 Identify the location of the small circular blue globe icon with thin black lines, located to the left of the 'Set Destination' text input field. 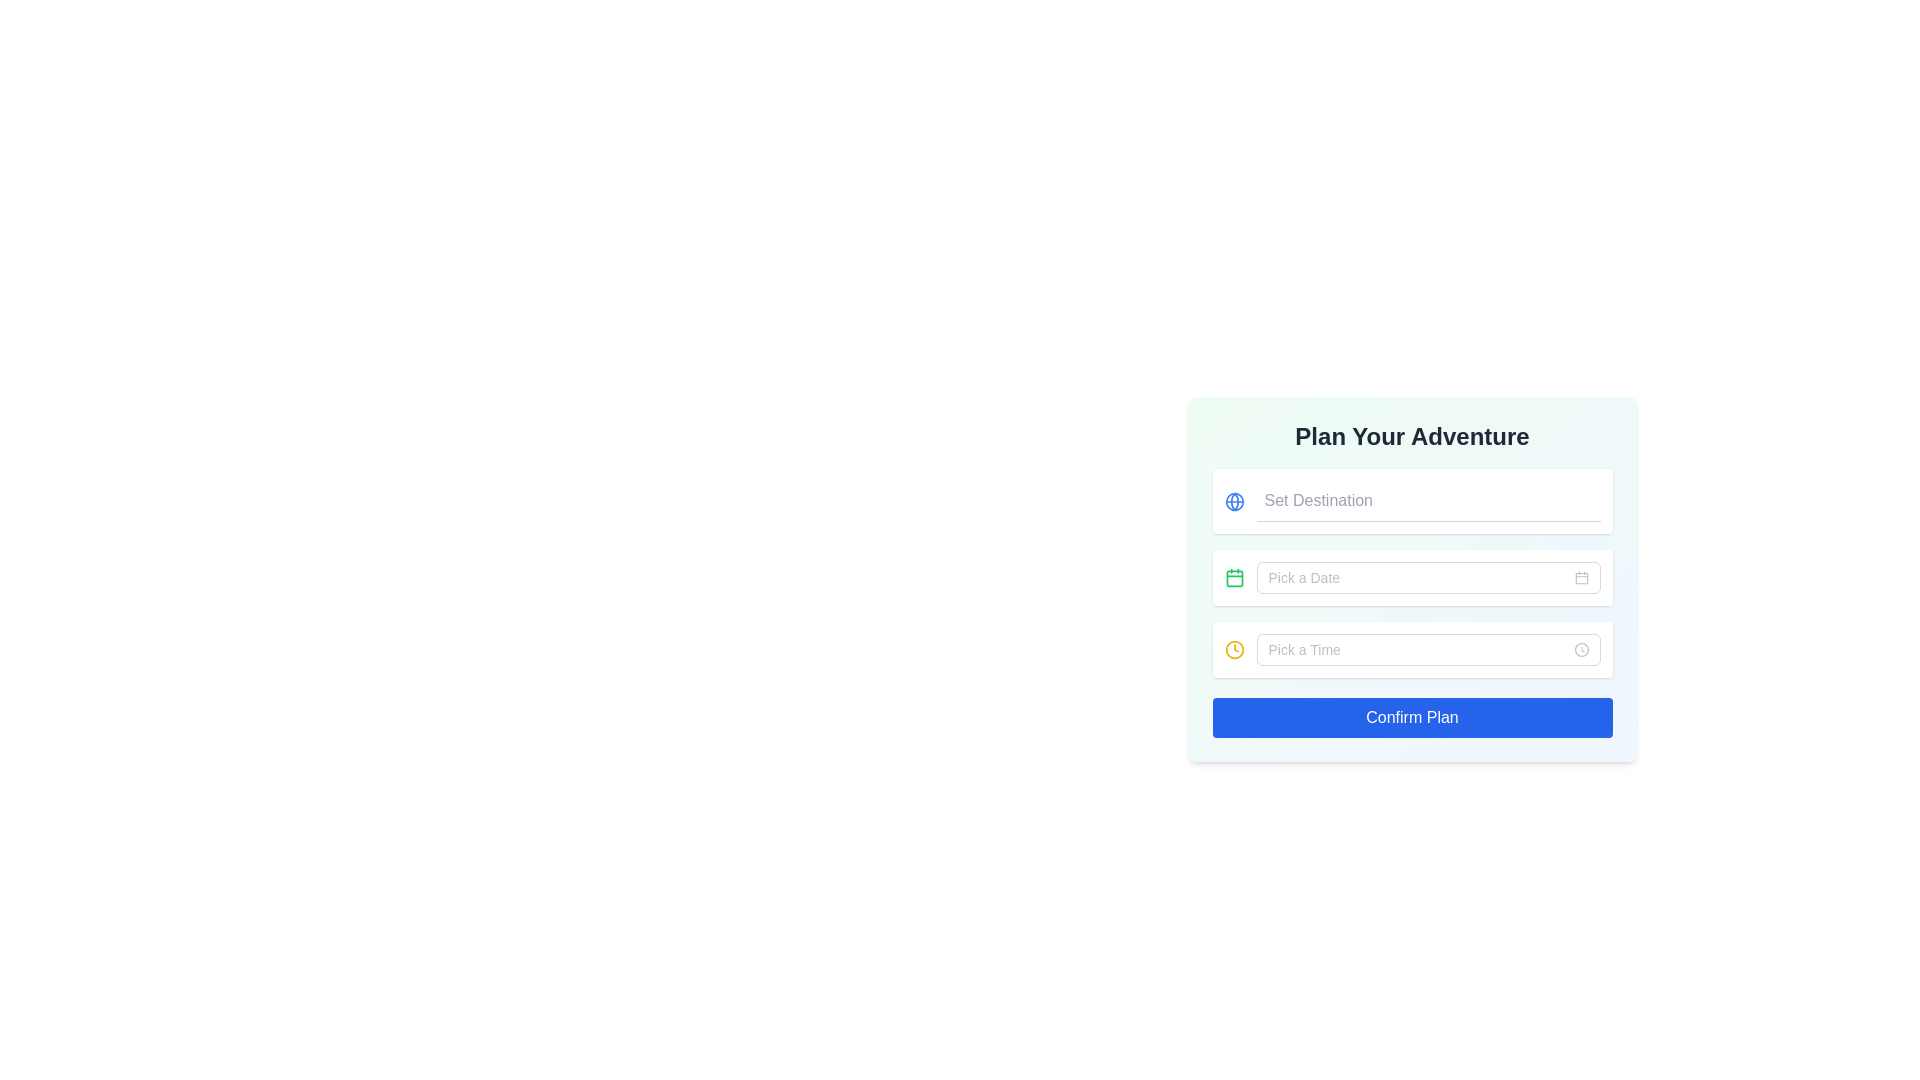
(1233, 500).